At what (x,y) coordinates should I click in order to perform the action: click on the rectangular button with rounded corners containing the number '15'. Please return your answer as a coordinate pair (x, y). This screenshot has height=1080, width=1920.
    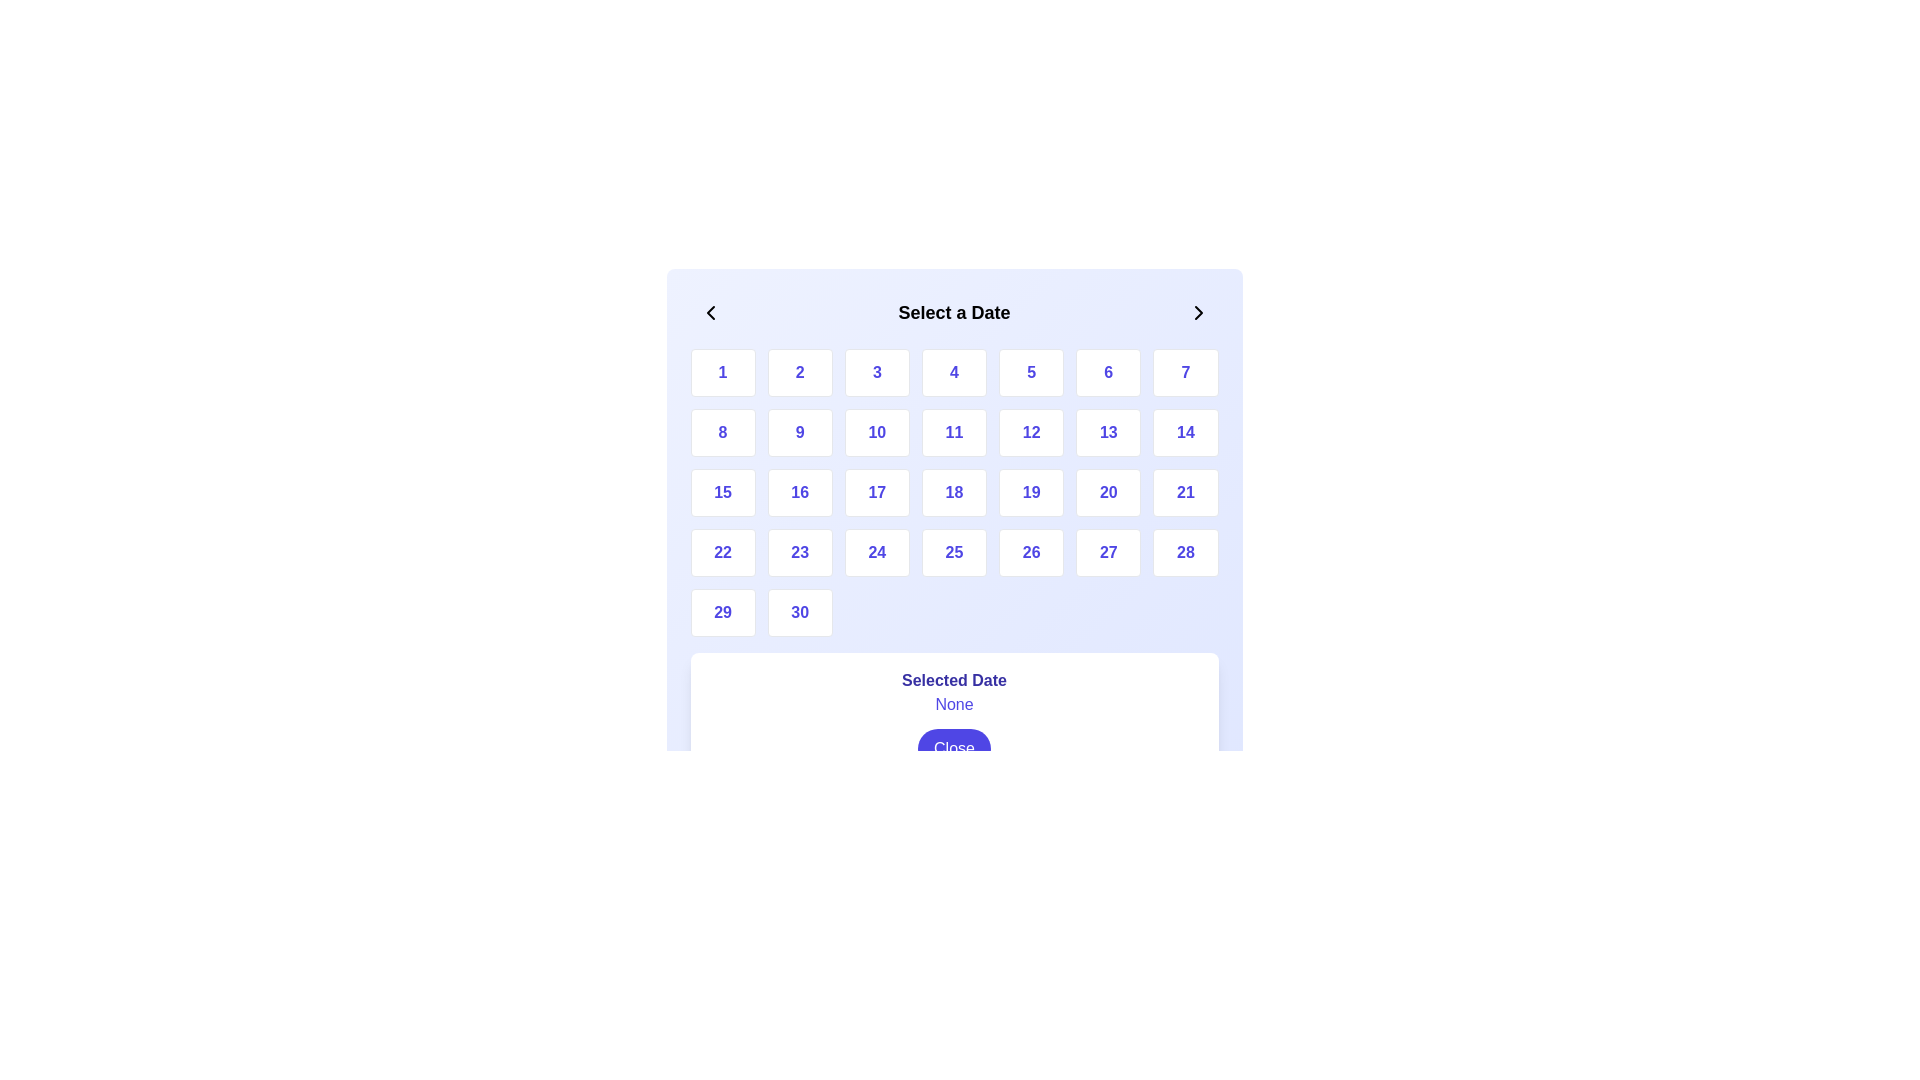
    Looking at the image, I should click on (722, 493).